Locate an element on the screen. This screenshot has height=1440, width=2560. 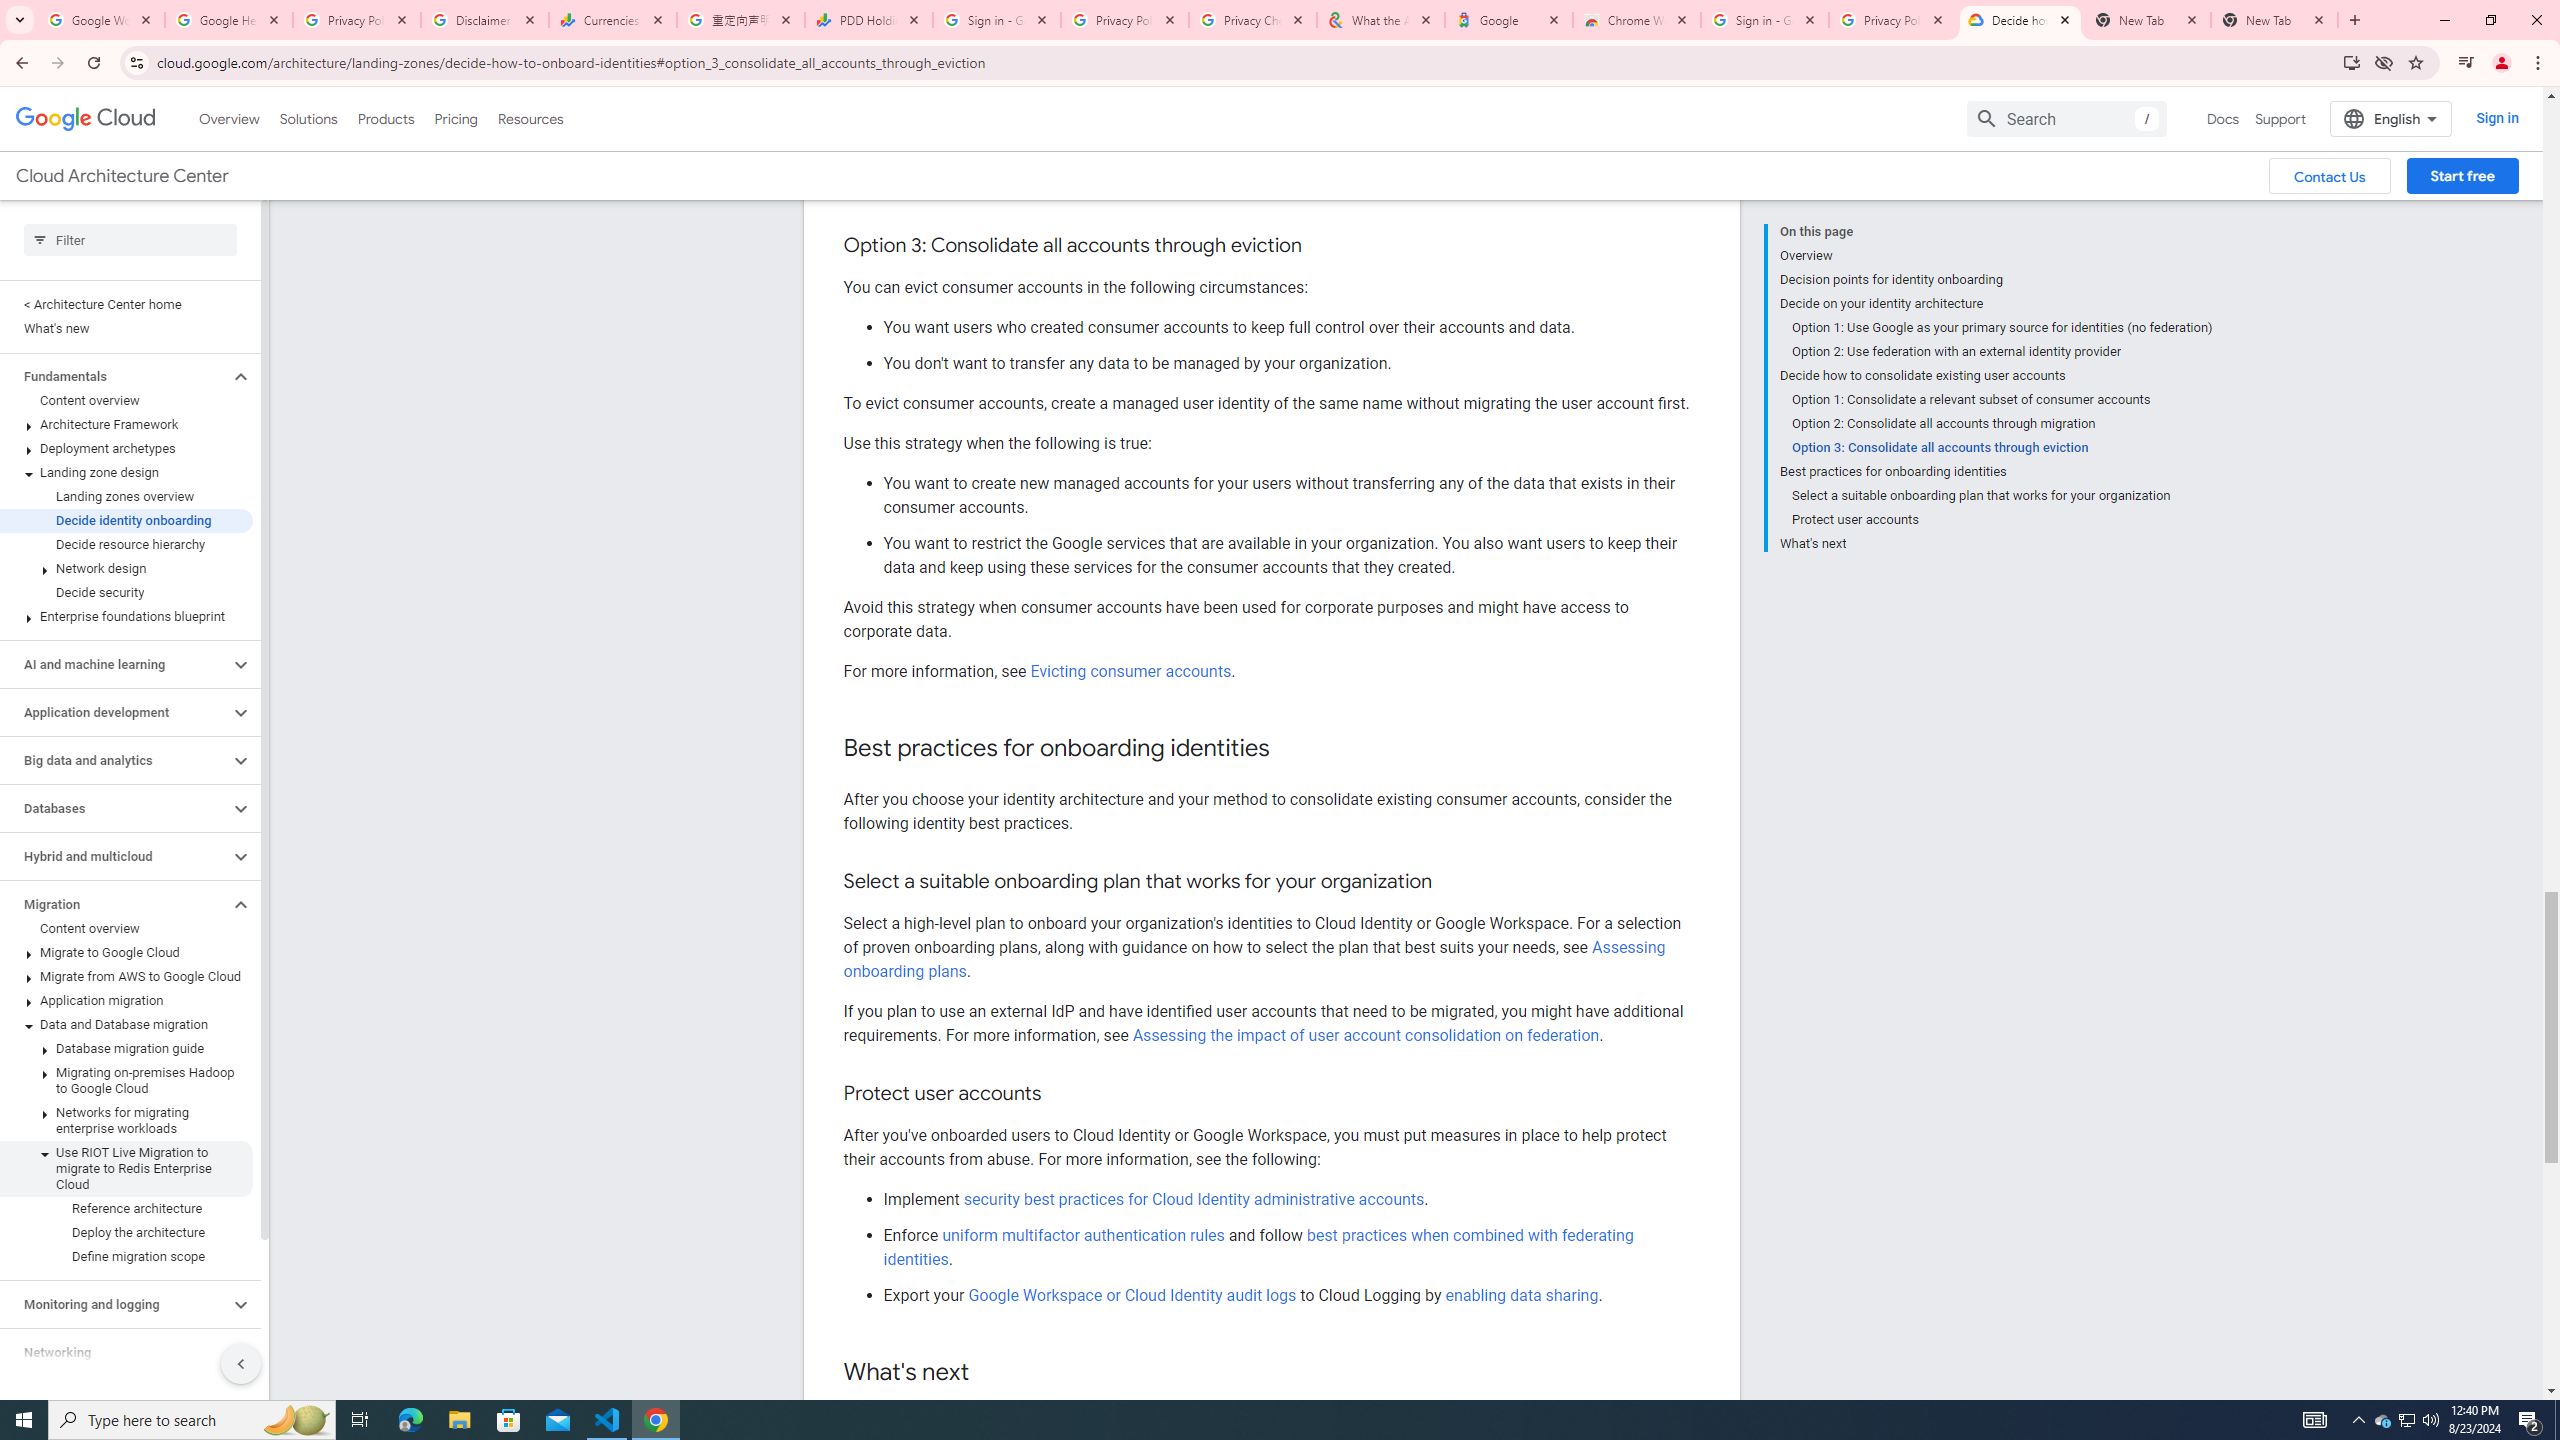
'Google Workspace Admin Community' is located at coordinates (101, 19).